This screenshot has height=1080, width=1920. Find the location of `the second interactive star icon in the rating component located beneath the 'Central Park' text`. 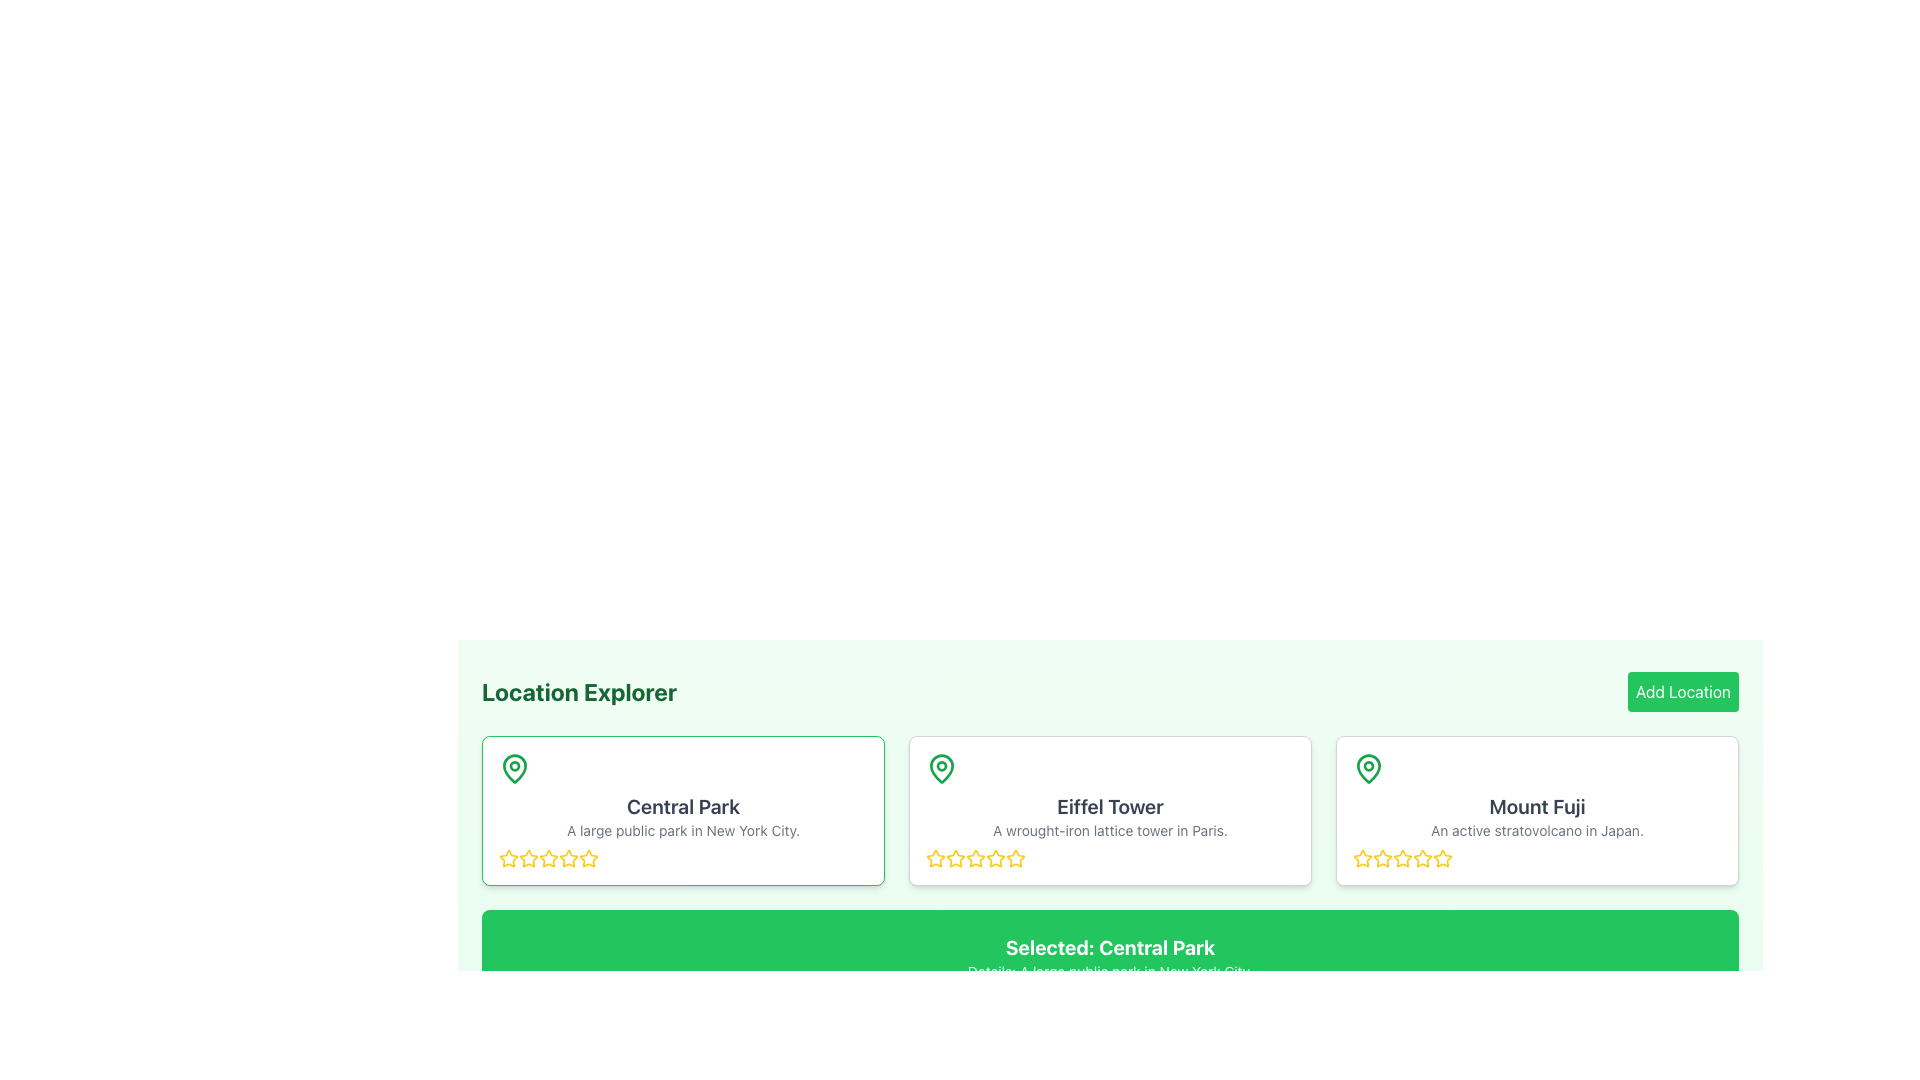

the second interactive star icon in the rating component located beneath the 'Central Park' text is located at coordinates (548, 857).